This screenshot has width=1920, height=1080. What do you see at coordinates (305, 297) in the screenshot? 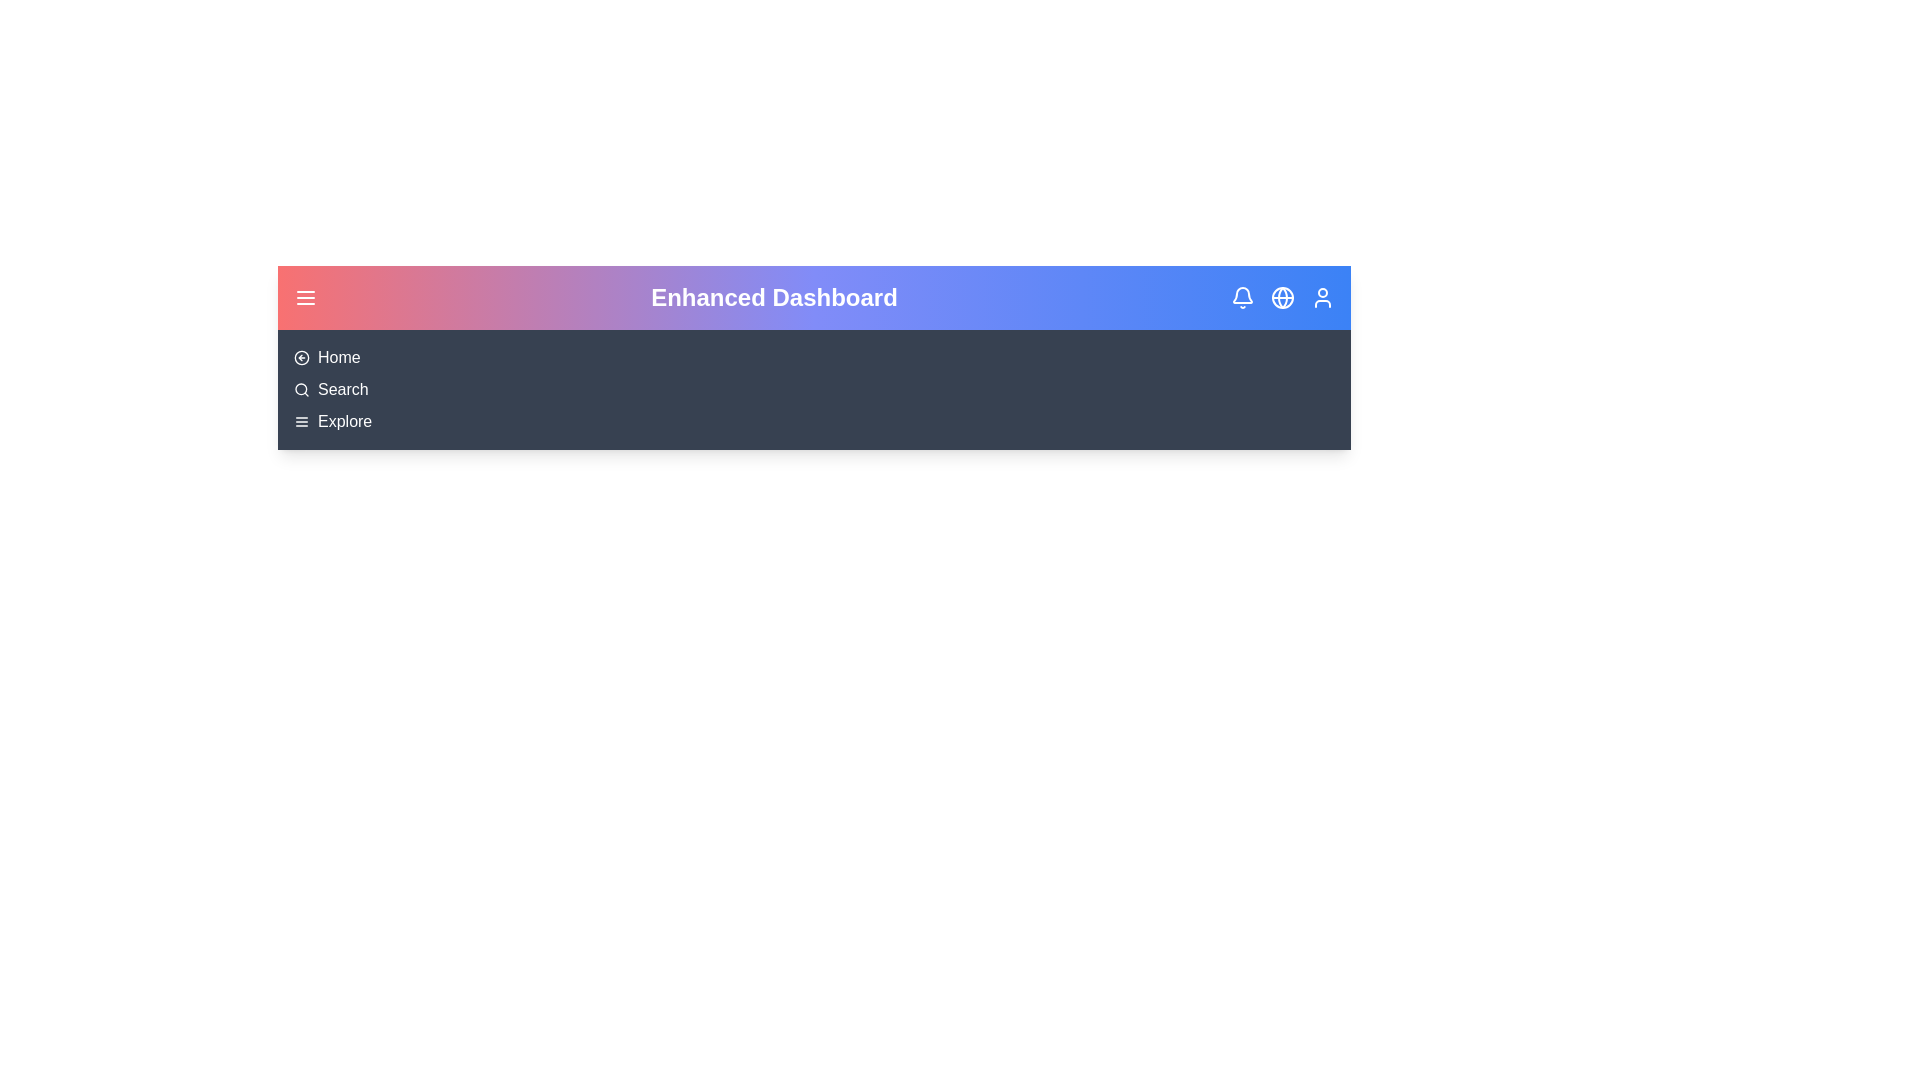
I see `the menu toggle button to toggle the menu visibility` at bounding box center [305, 297].